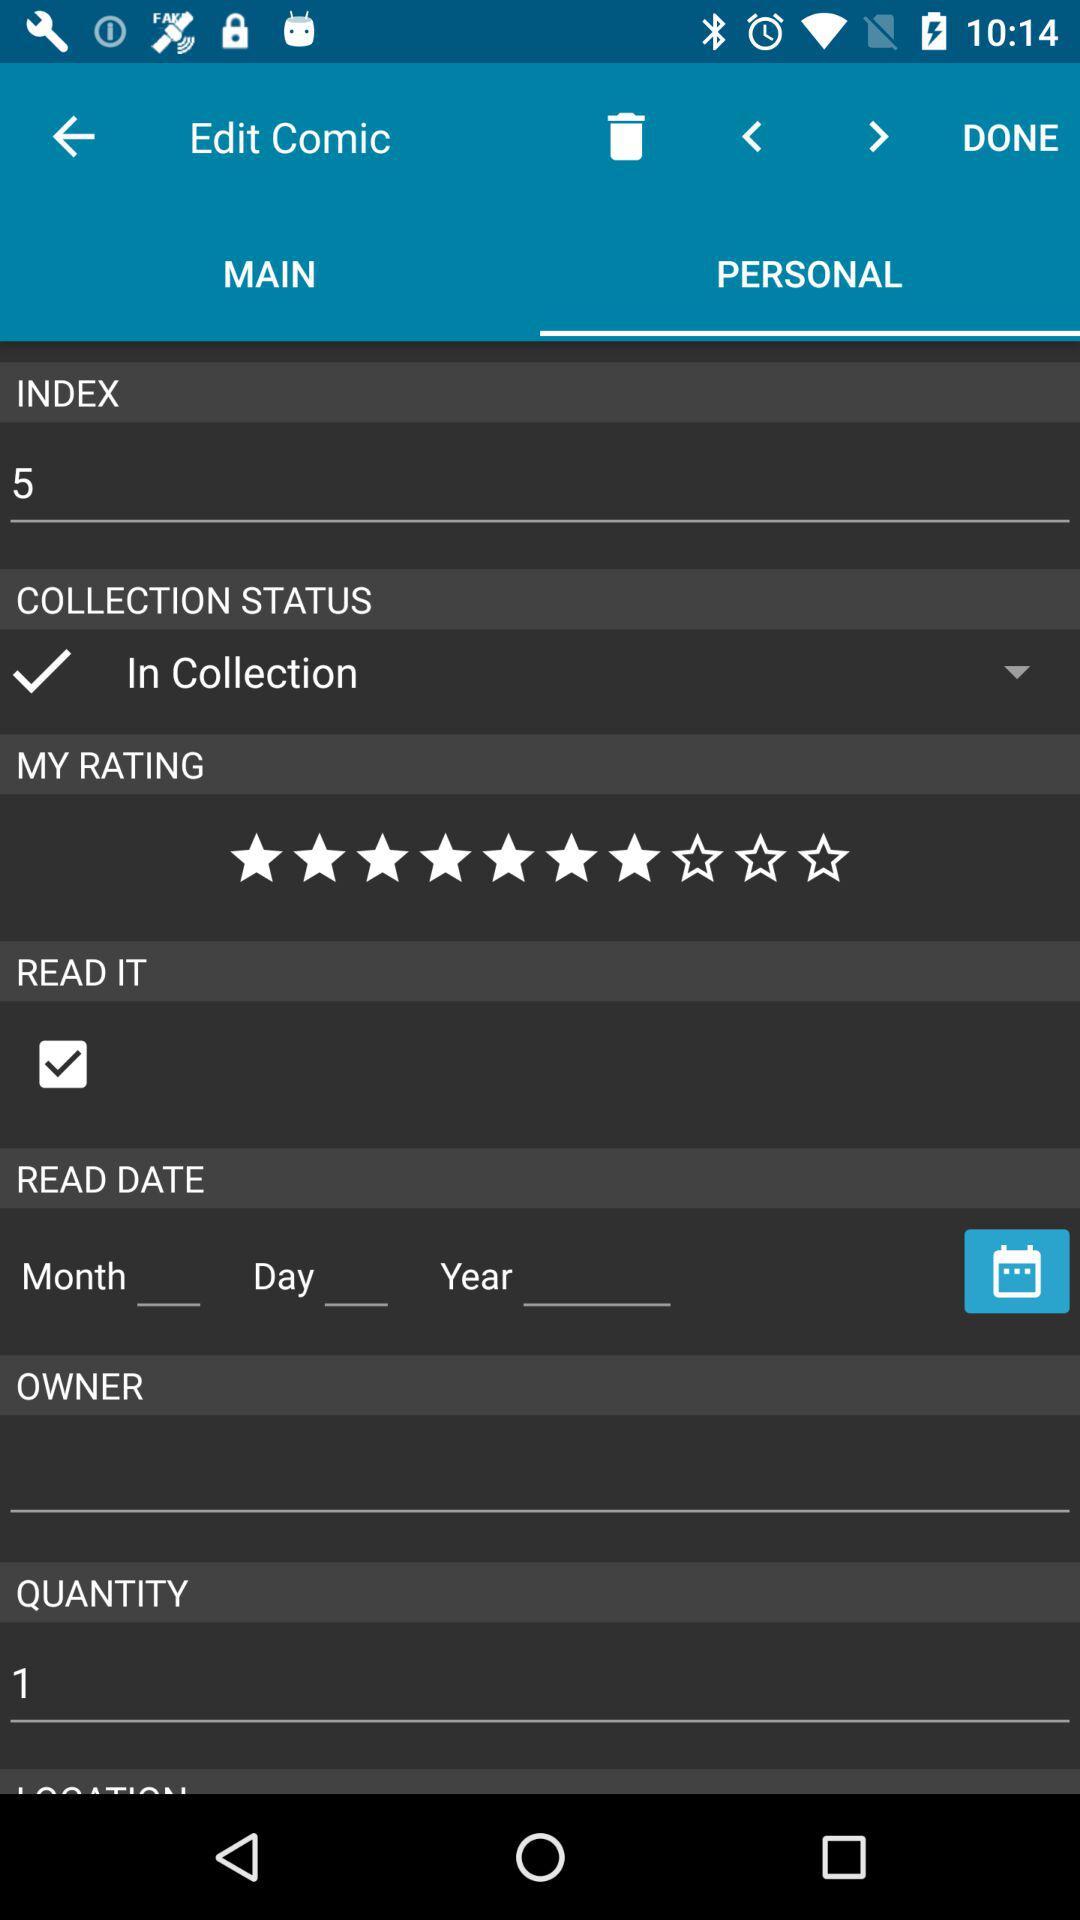 The height and width of the screenshot is (1920, 1080). What do you see at coordinates (1017, 1270) in the screenshot?
I see `because back devicer` at bounding box center [1017, 1270].